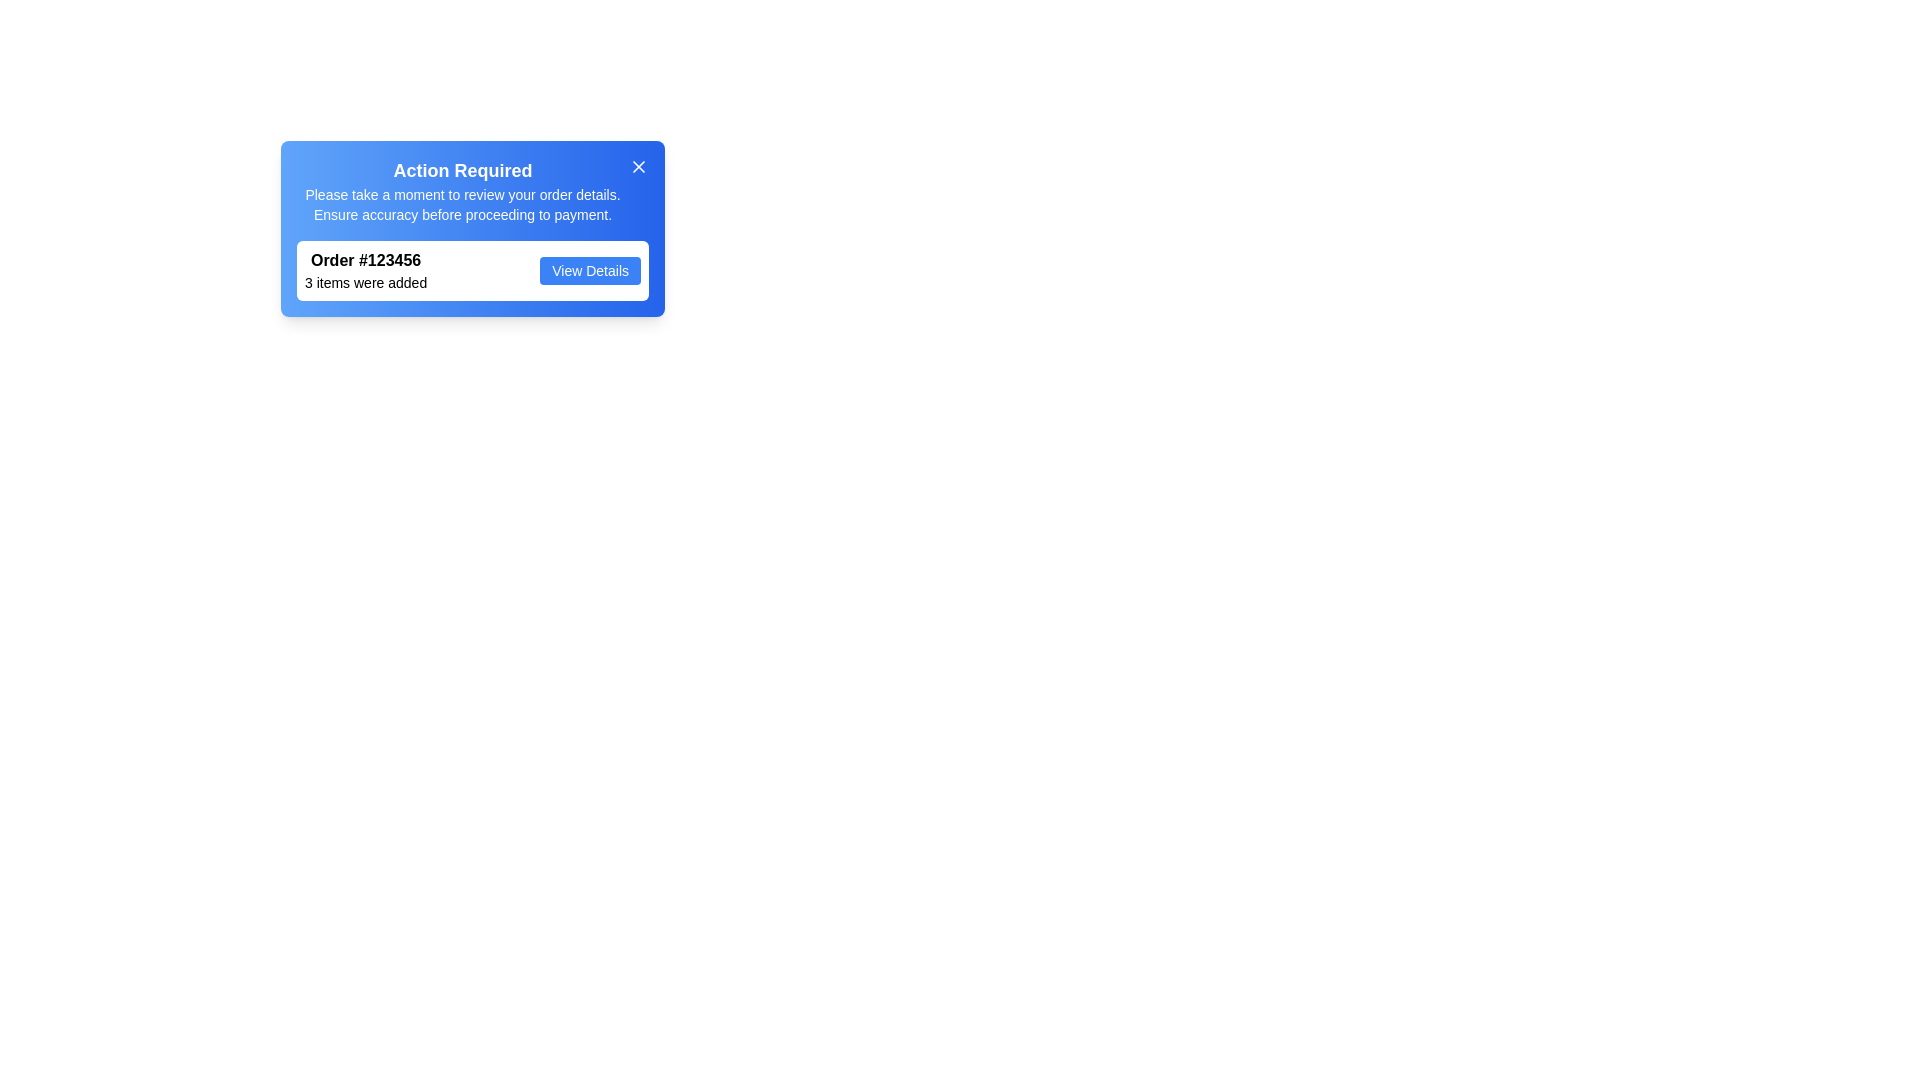  What do you see at coordinates (366, 270) in the screenshot?
I see `order information from the Text Block located within the notification card, positioned beneath the header 'Action Required' and to the left of the 'View Details' button` at bounding box center [366, 270].